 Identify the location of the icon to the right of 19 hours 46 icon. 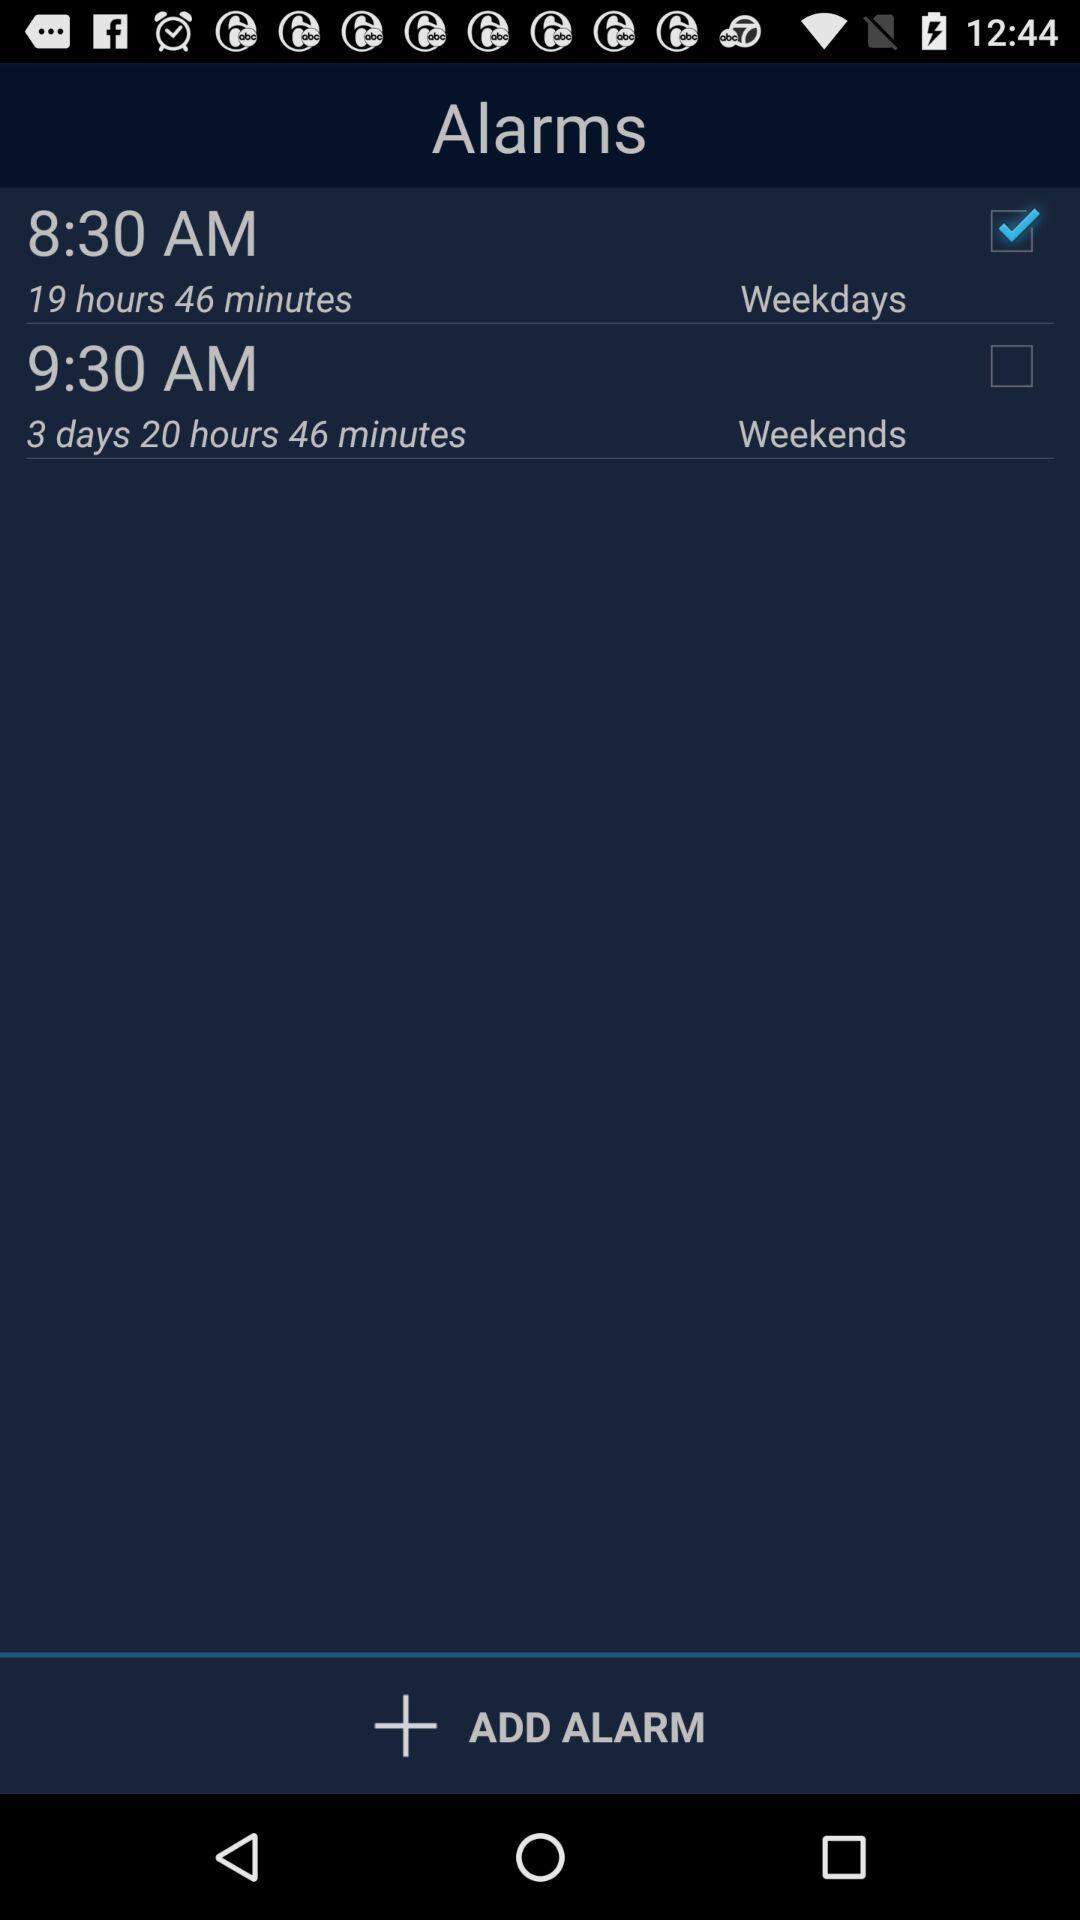
(823, 296).